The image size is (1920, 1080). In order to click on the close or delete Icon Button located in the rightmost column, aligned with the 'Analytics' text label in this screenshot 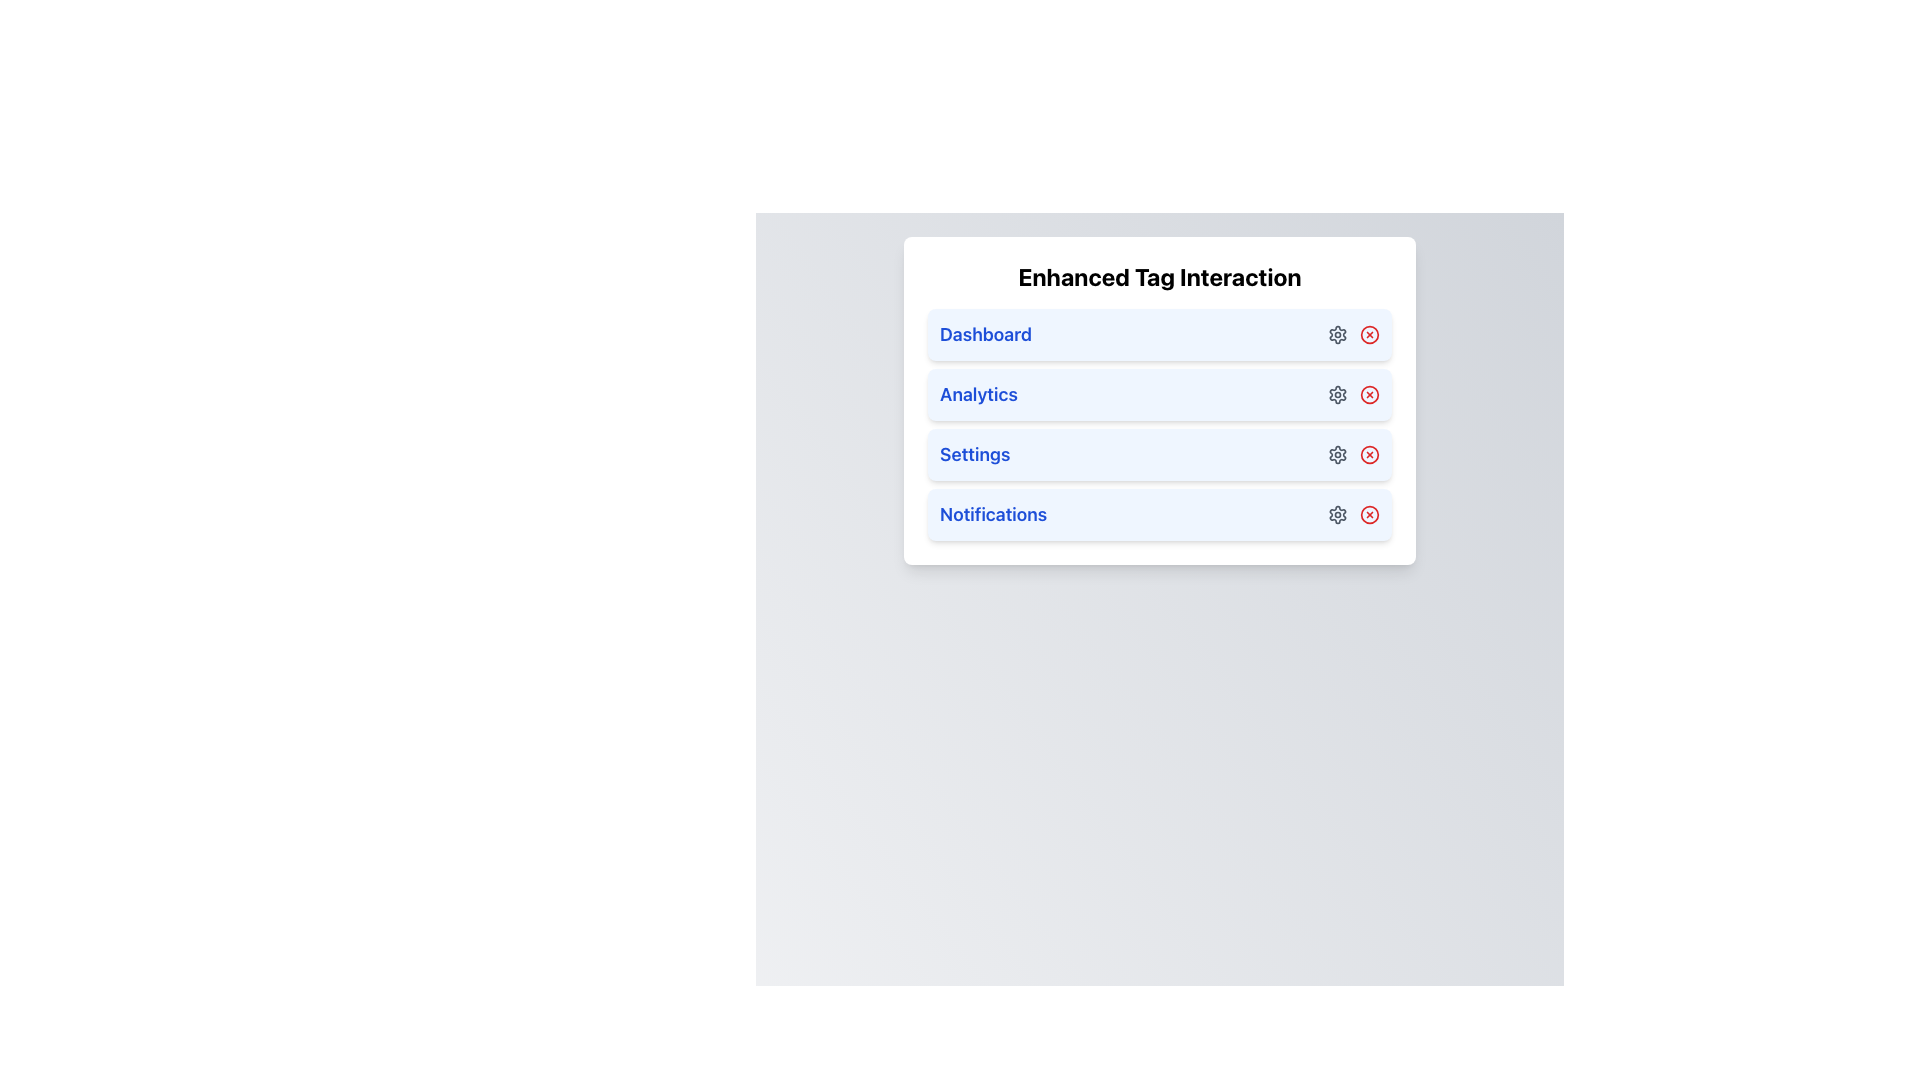, I will do `click(1368, 394)`.